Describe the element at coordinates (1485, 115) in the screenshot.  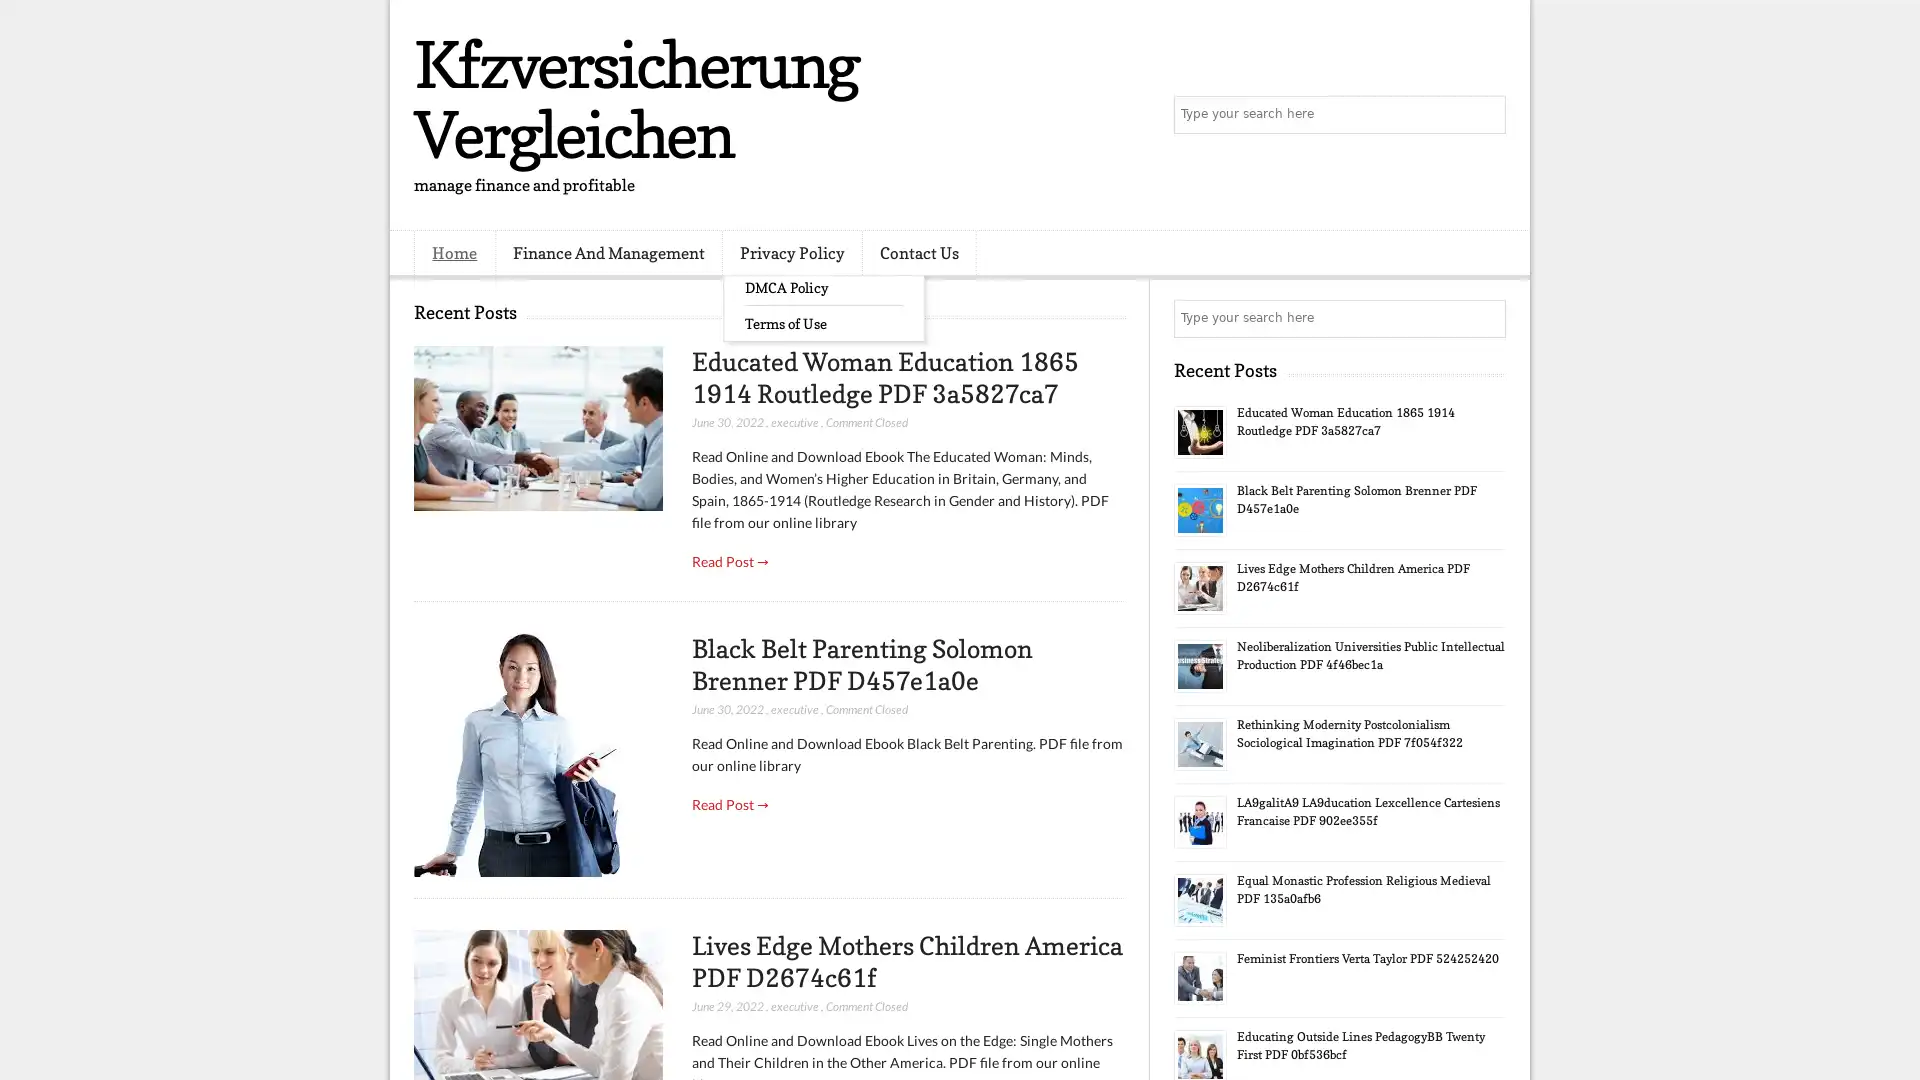
I see `Search` at that location.